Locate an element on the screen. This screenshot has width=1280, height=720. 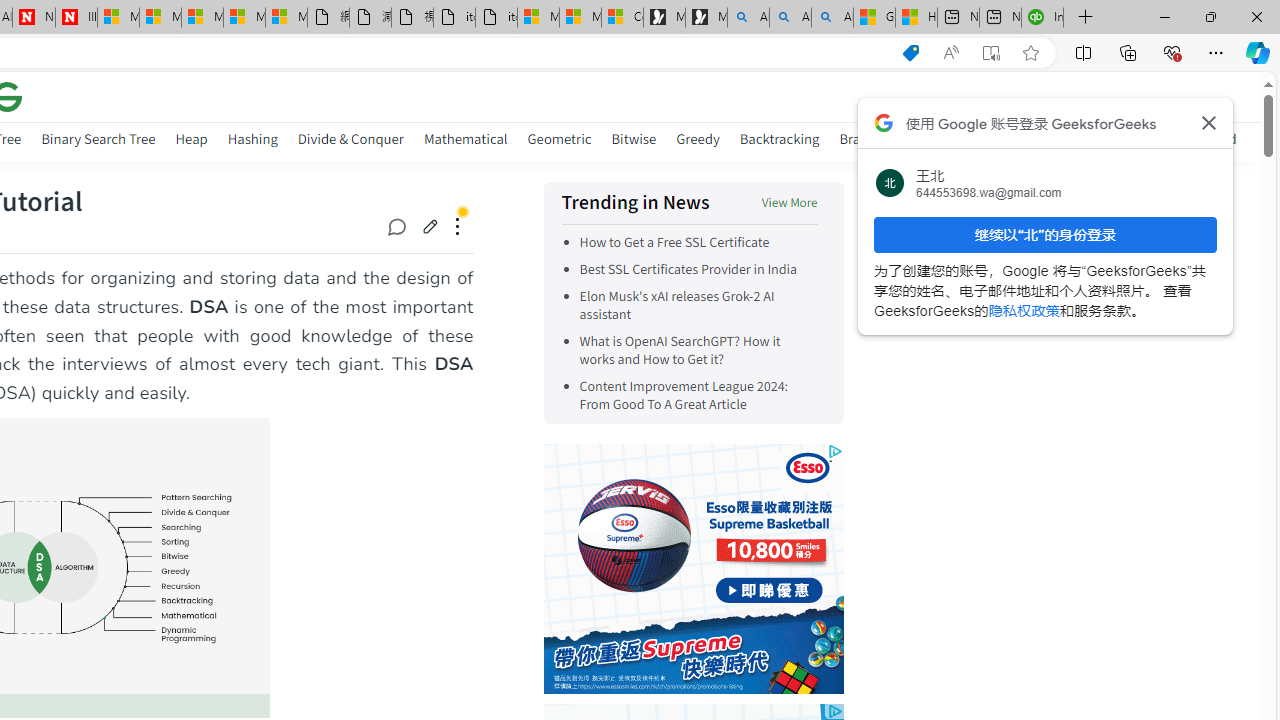
'Alabama high school quarterback dies - Search Videos' is located at coordinates (832, 17).